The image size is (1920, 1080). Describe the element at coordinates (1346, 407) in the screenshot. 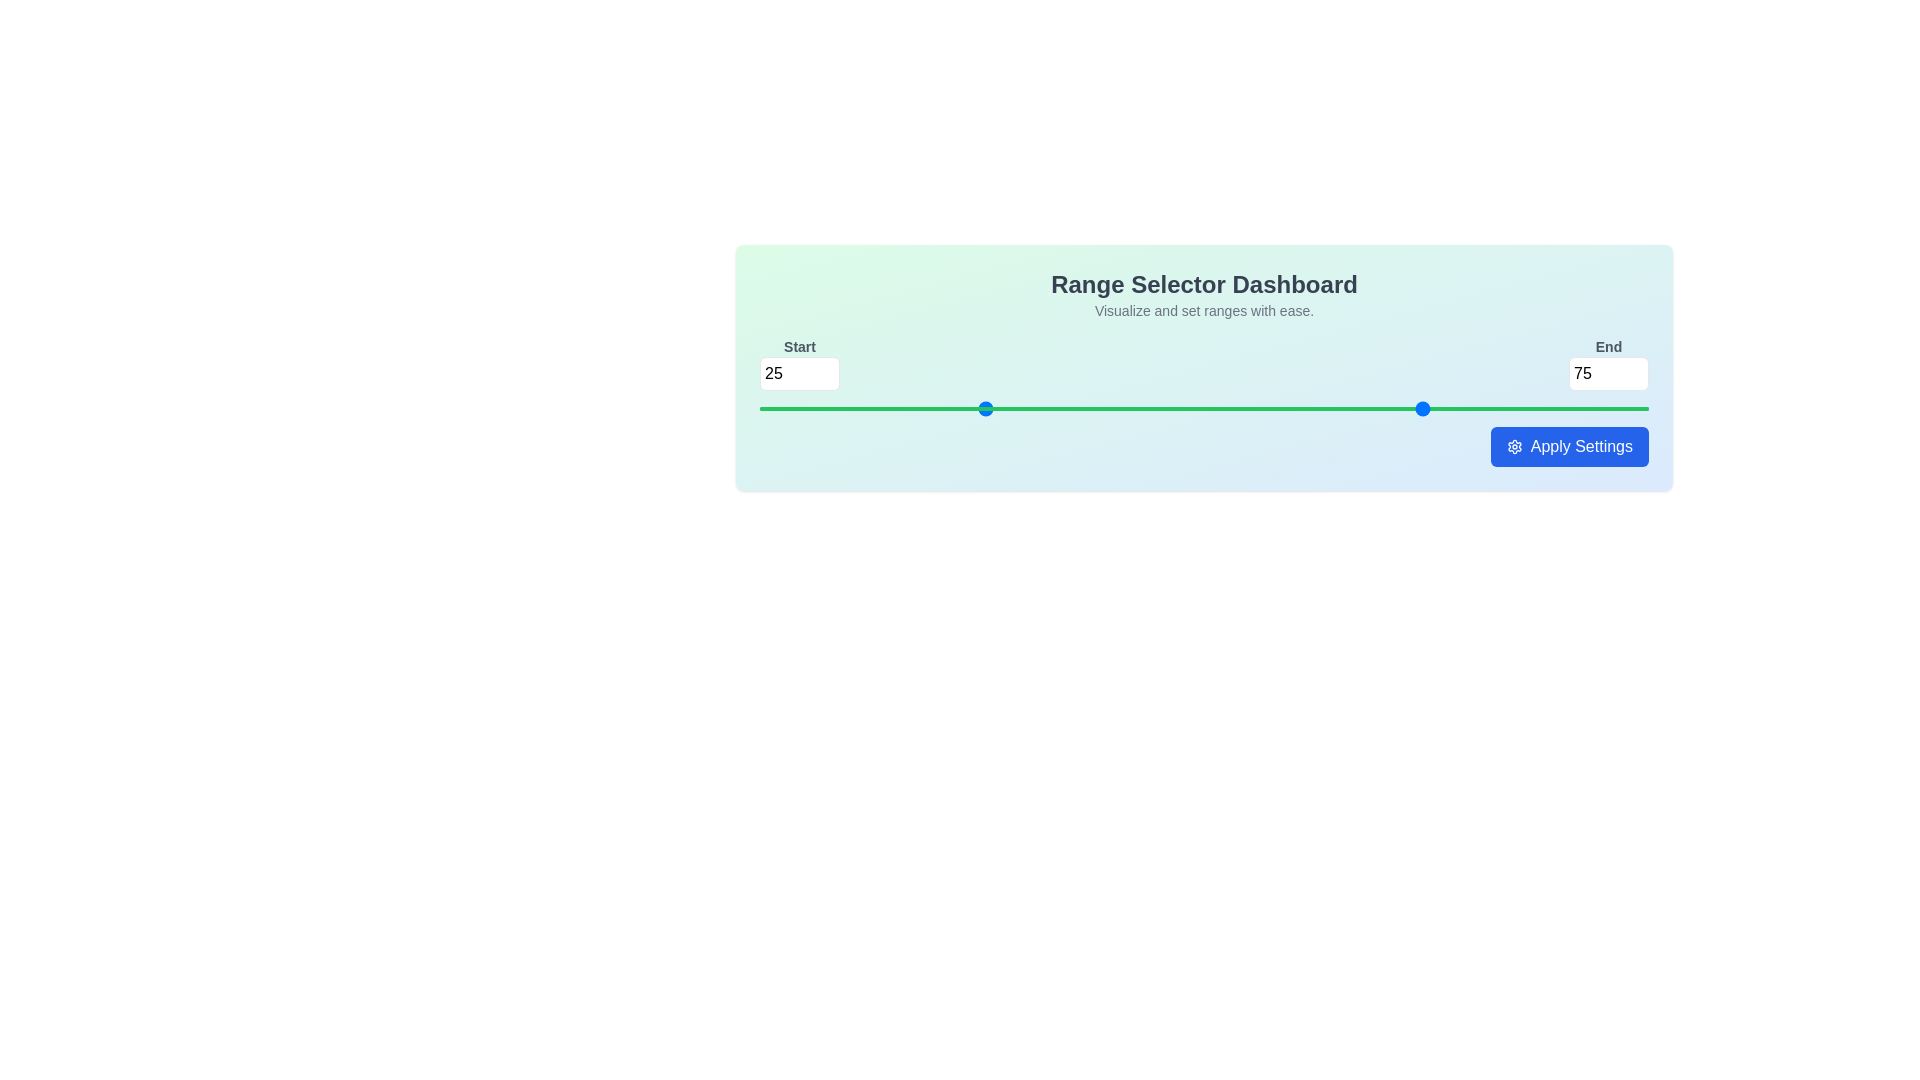

I see `the slider` at that location.